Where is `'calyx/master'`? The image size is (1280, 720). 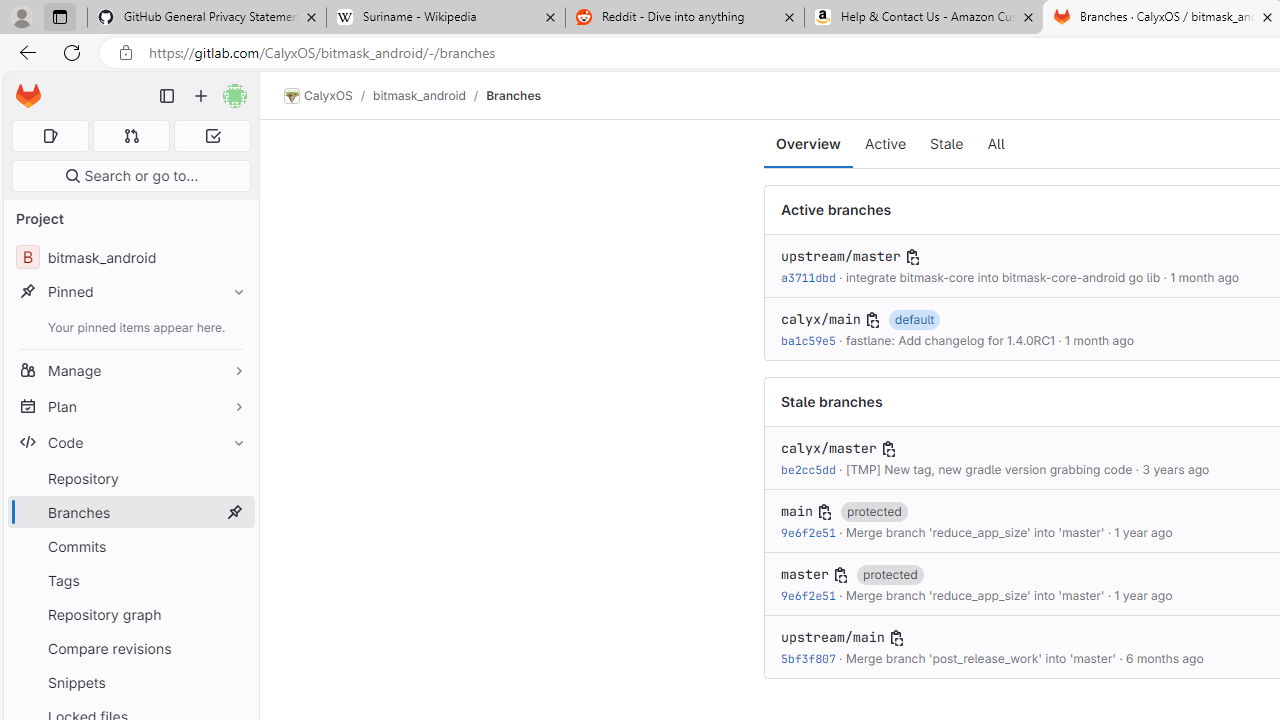 'calyx/master' is located at coordinates (828, 448).